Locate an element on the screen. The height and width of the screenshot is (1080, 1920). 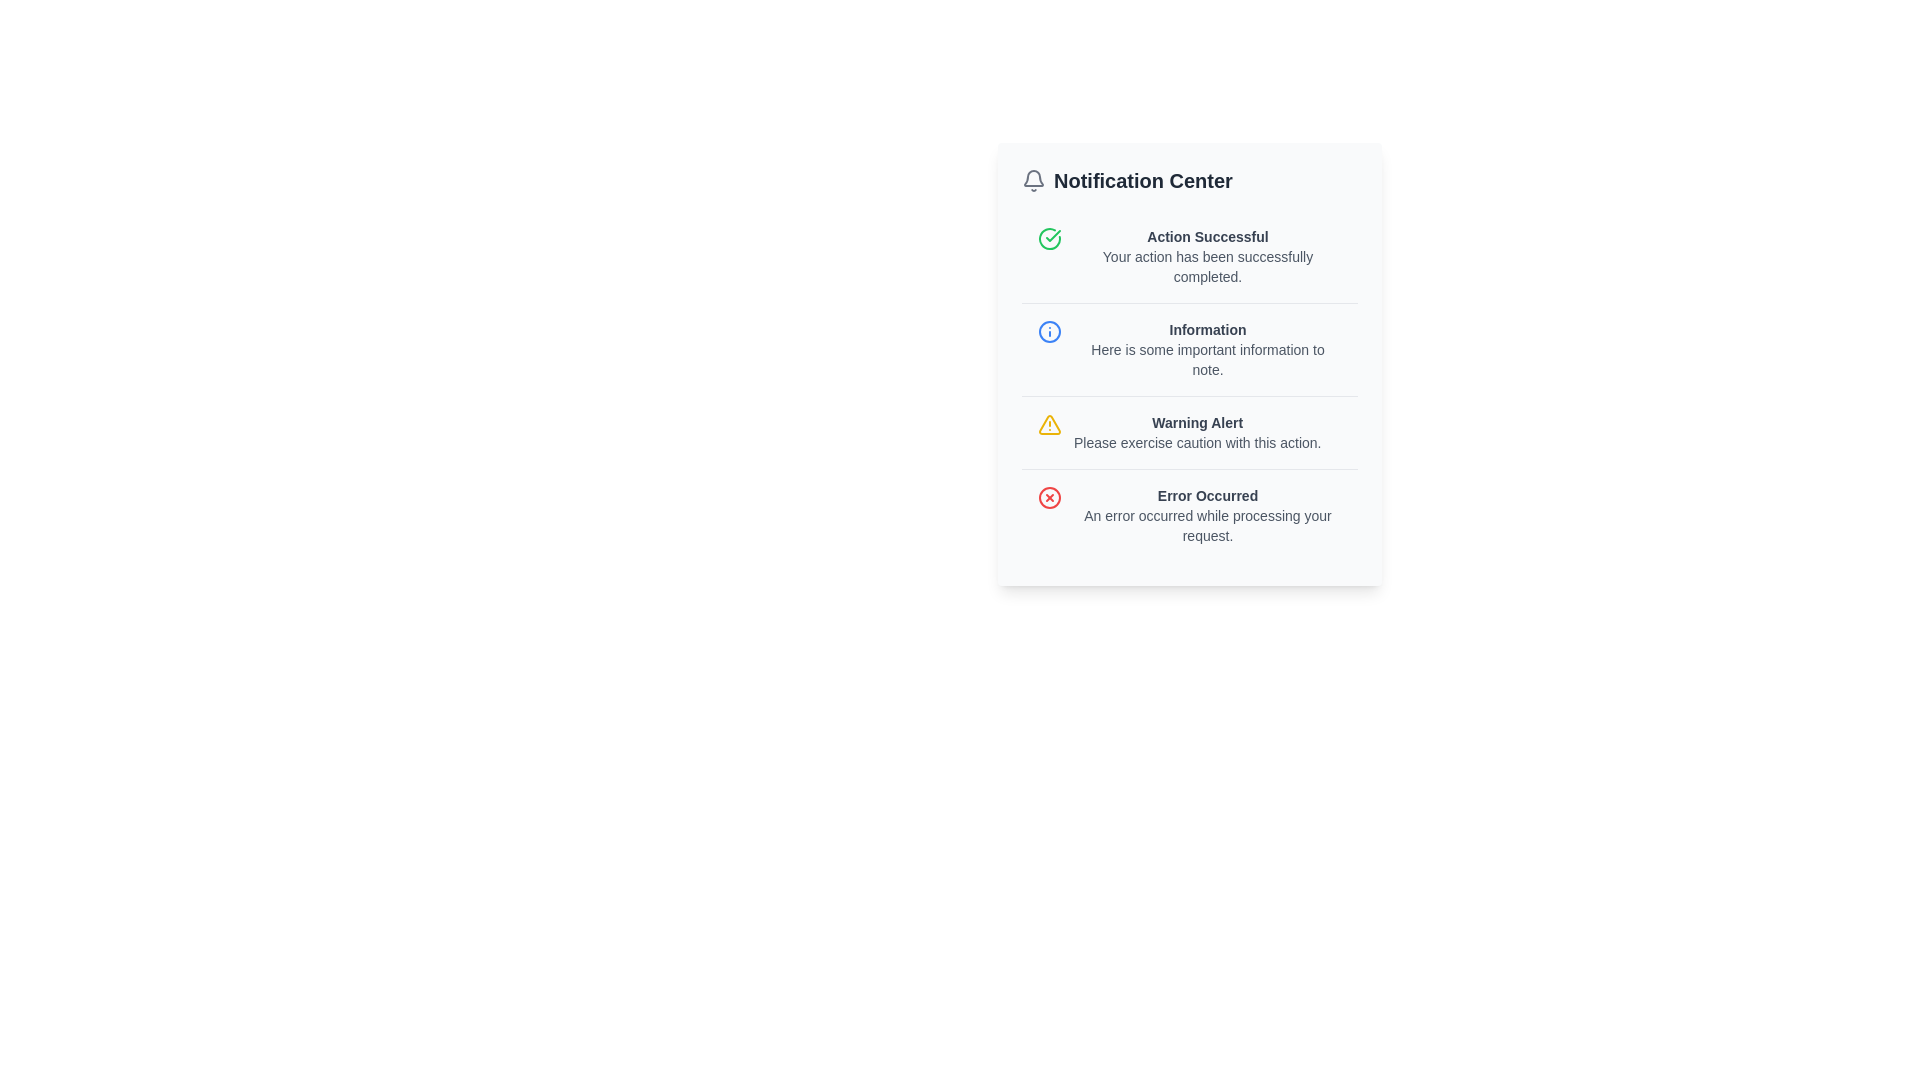
the success icon located at the top left of the 'Action Successful' notification panel, adjacent to the bolded title text is located at coordinates (1049, 238).